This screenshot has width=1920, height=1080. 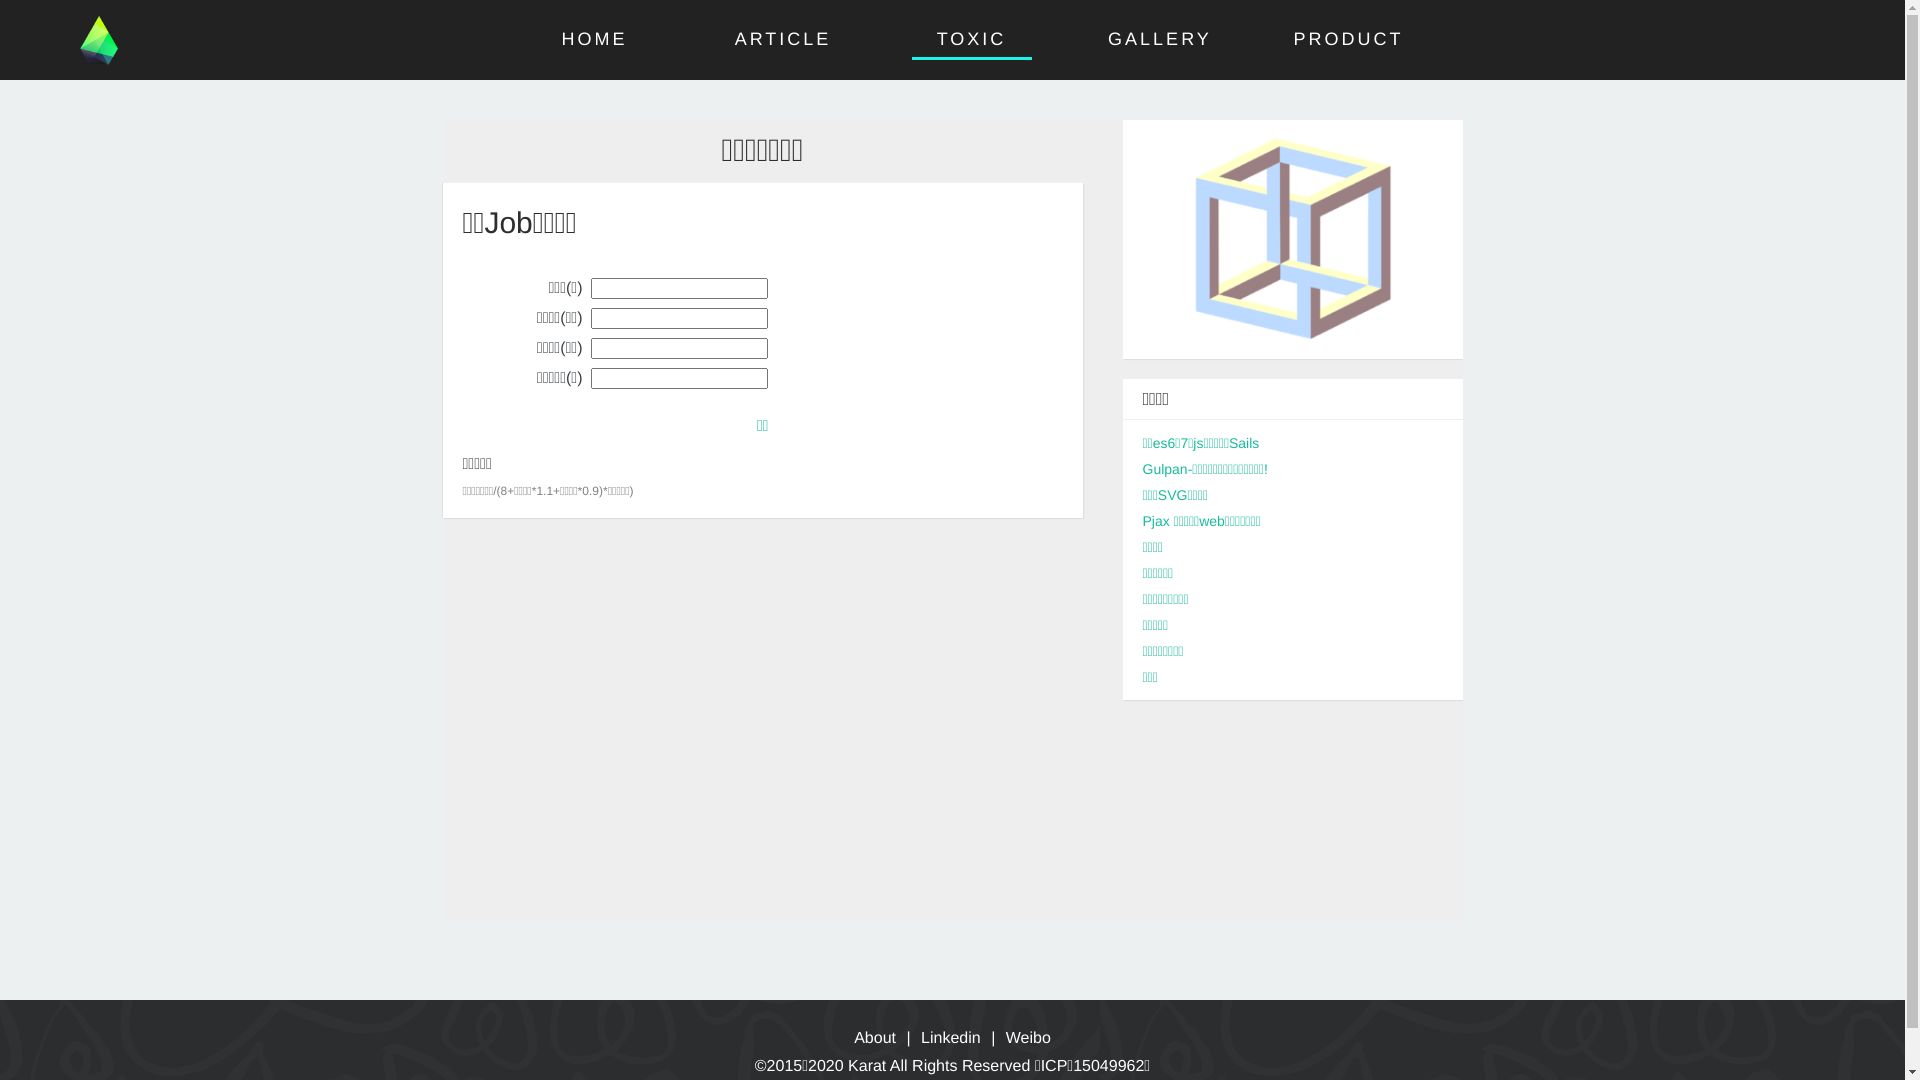 I want to click on 'PRODUCT', so click(x=1292, y=38).